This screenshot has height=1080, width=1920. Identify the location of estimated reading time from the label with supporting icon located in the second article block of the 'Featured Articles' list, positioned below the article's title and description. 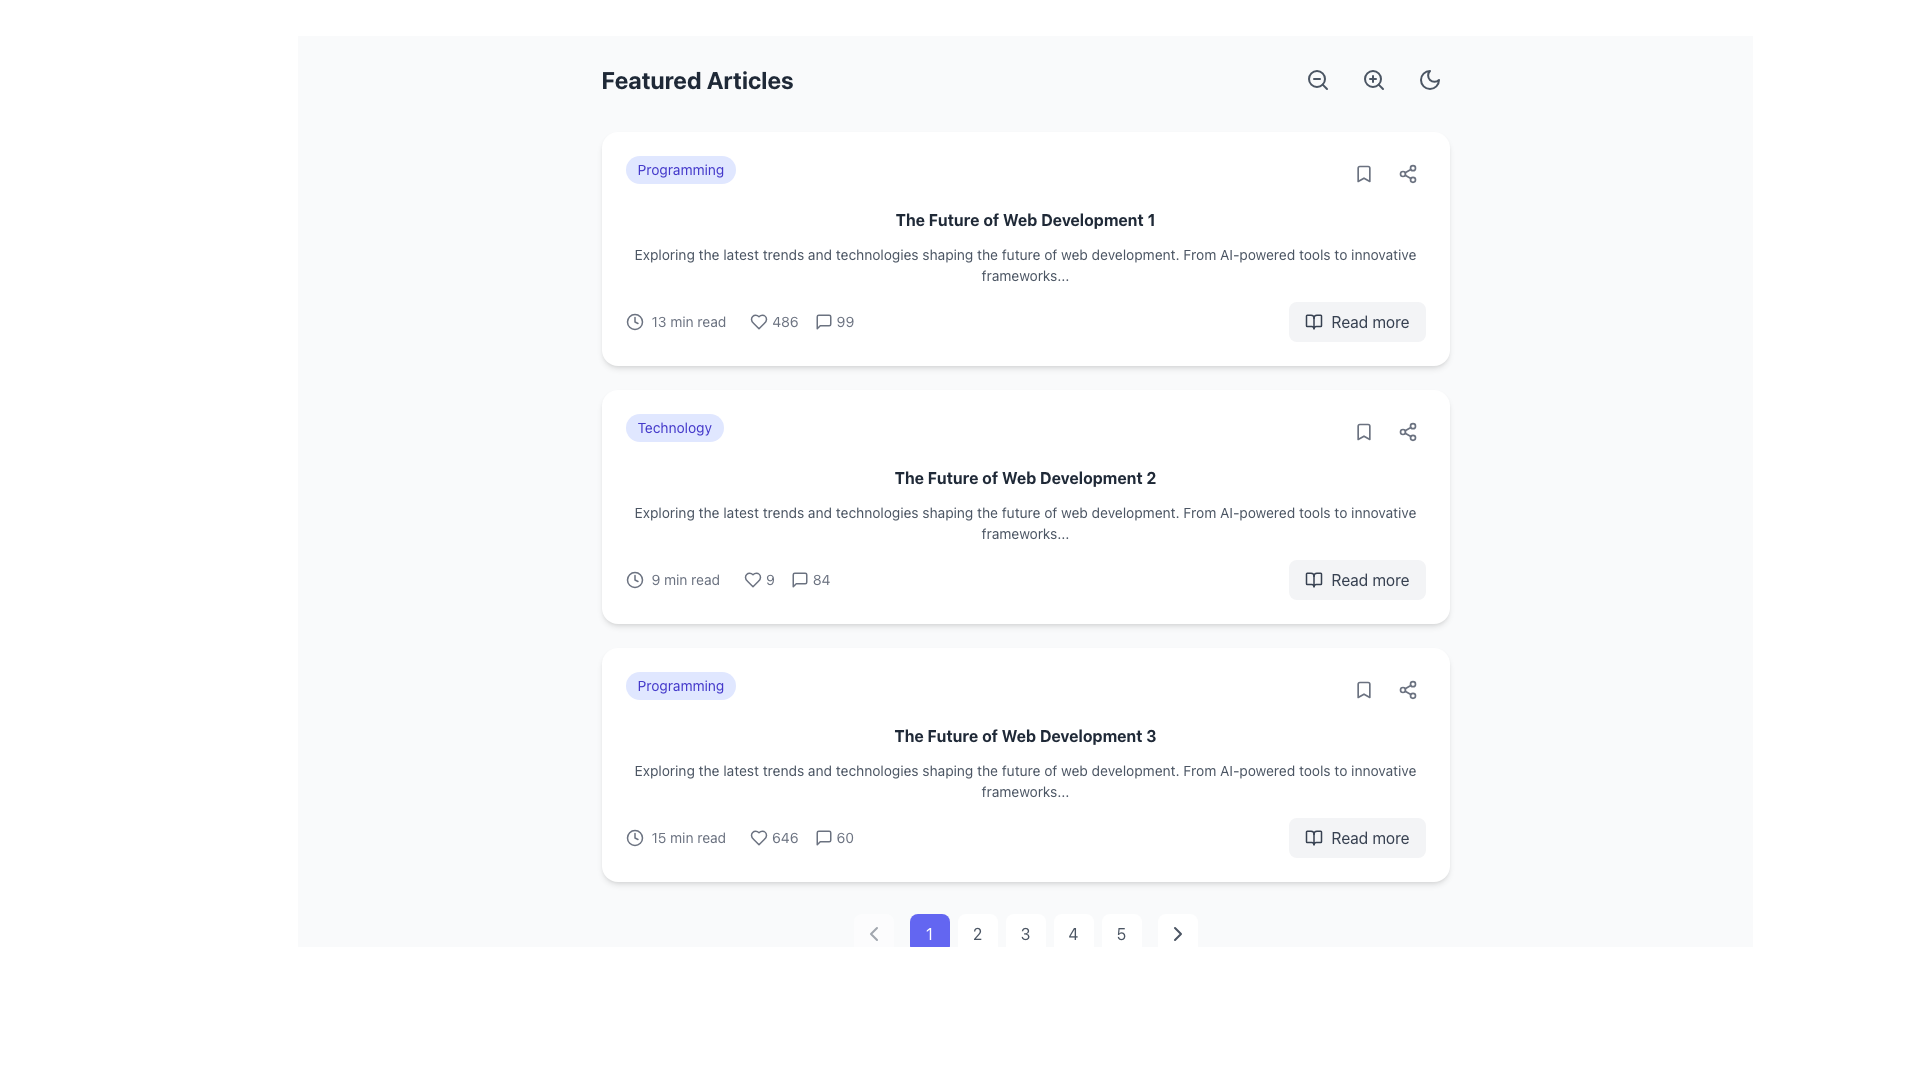
(672, 579).